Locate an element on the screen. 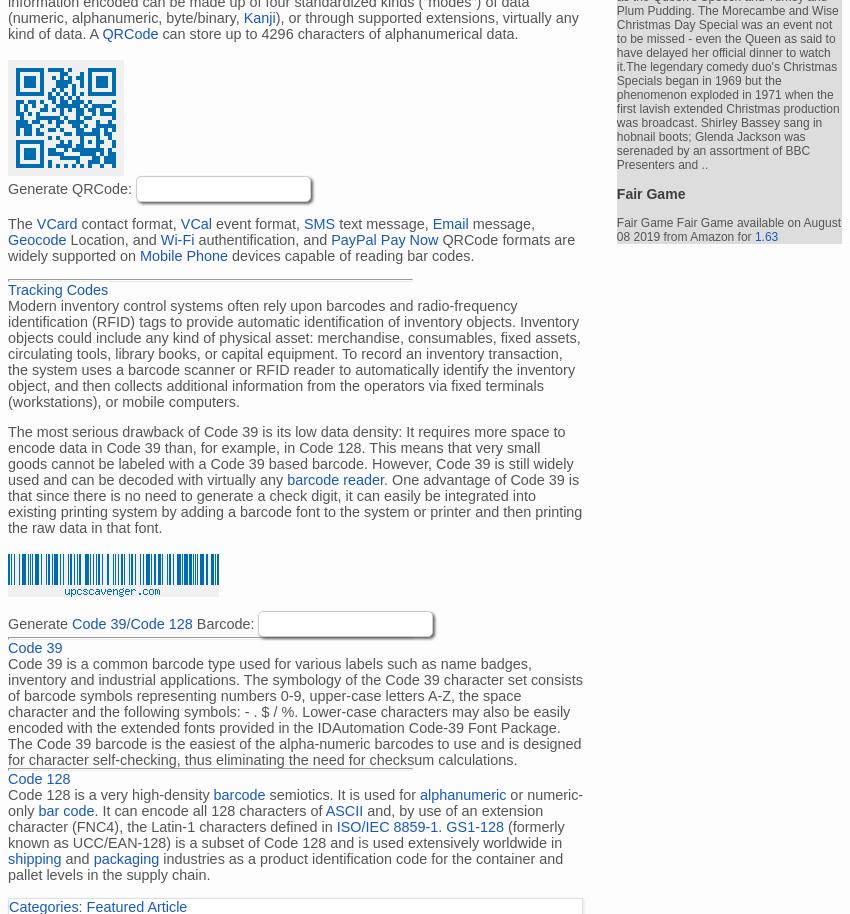 This screenshot has width=850, height=914. 'QRCode' is located at coordinates (129, 32).